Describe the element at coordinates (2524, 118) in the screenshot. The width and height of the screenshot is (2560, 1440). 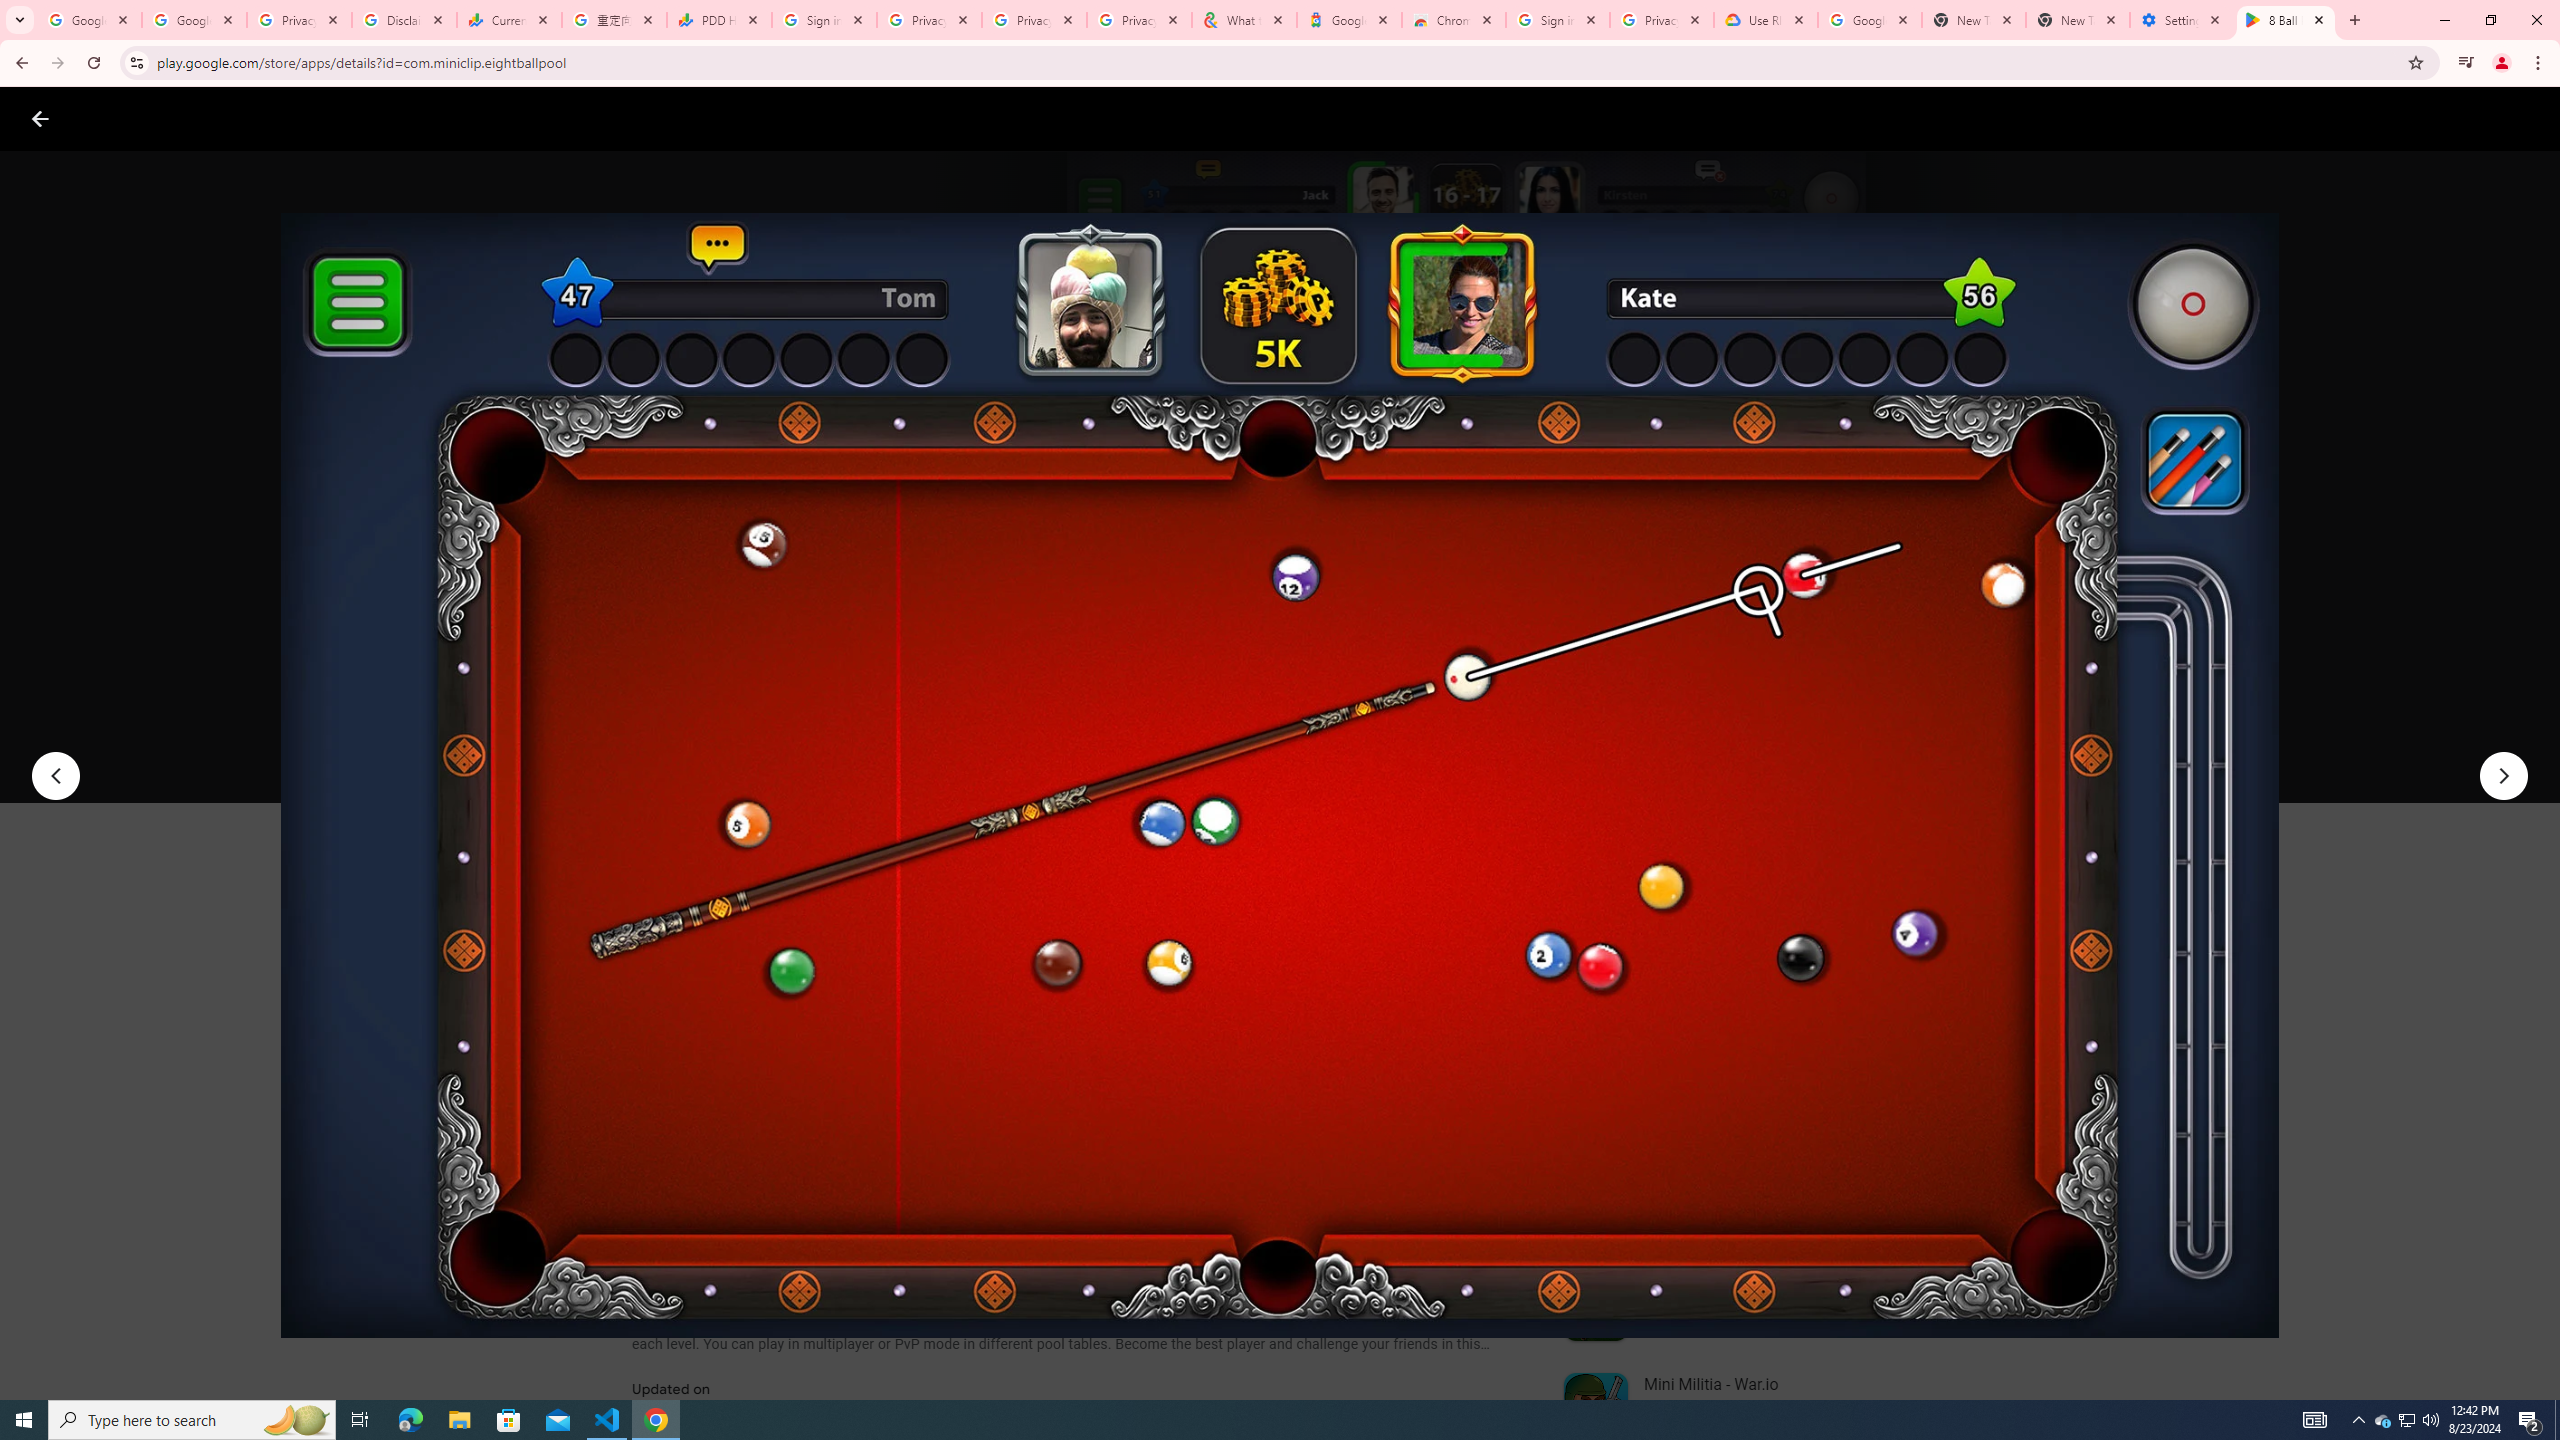
I see `'Open account menu'` at that location.